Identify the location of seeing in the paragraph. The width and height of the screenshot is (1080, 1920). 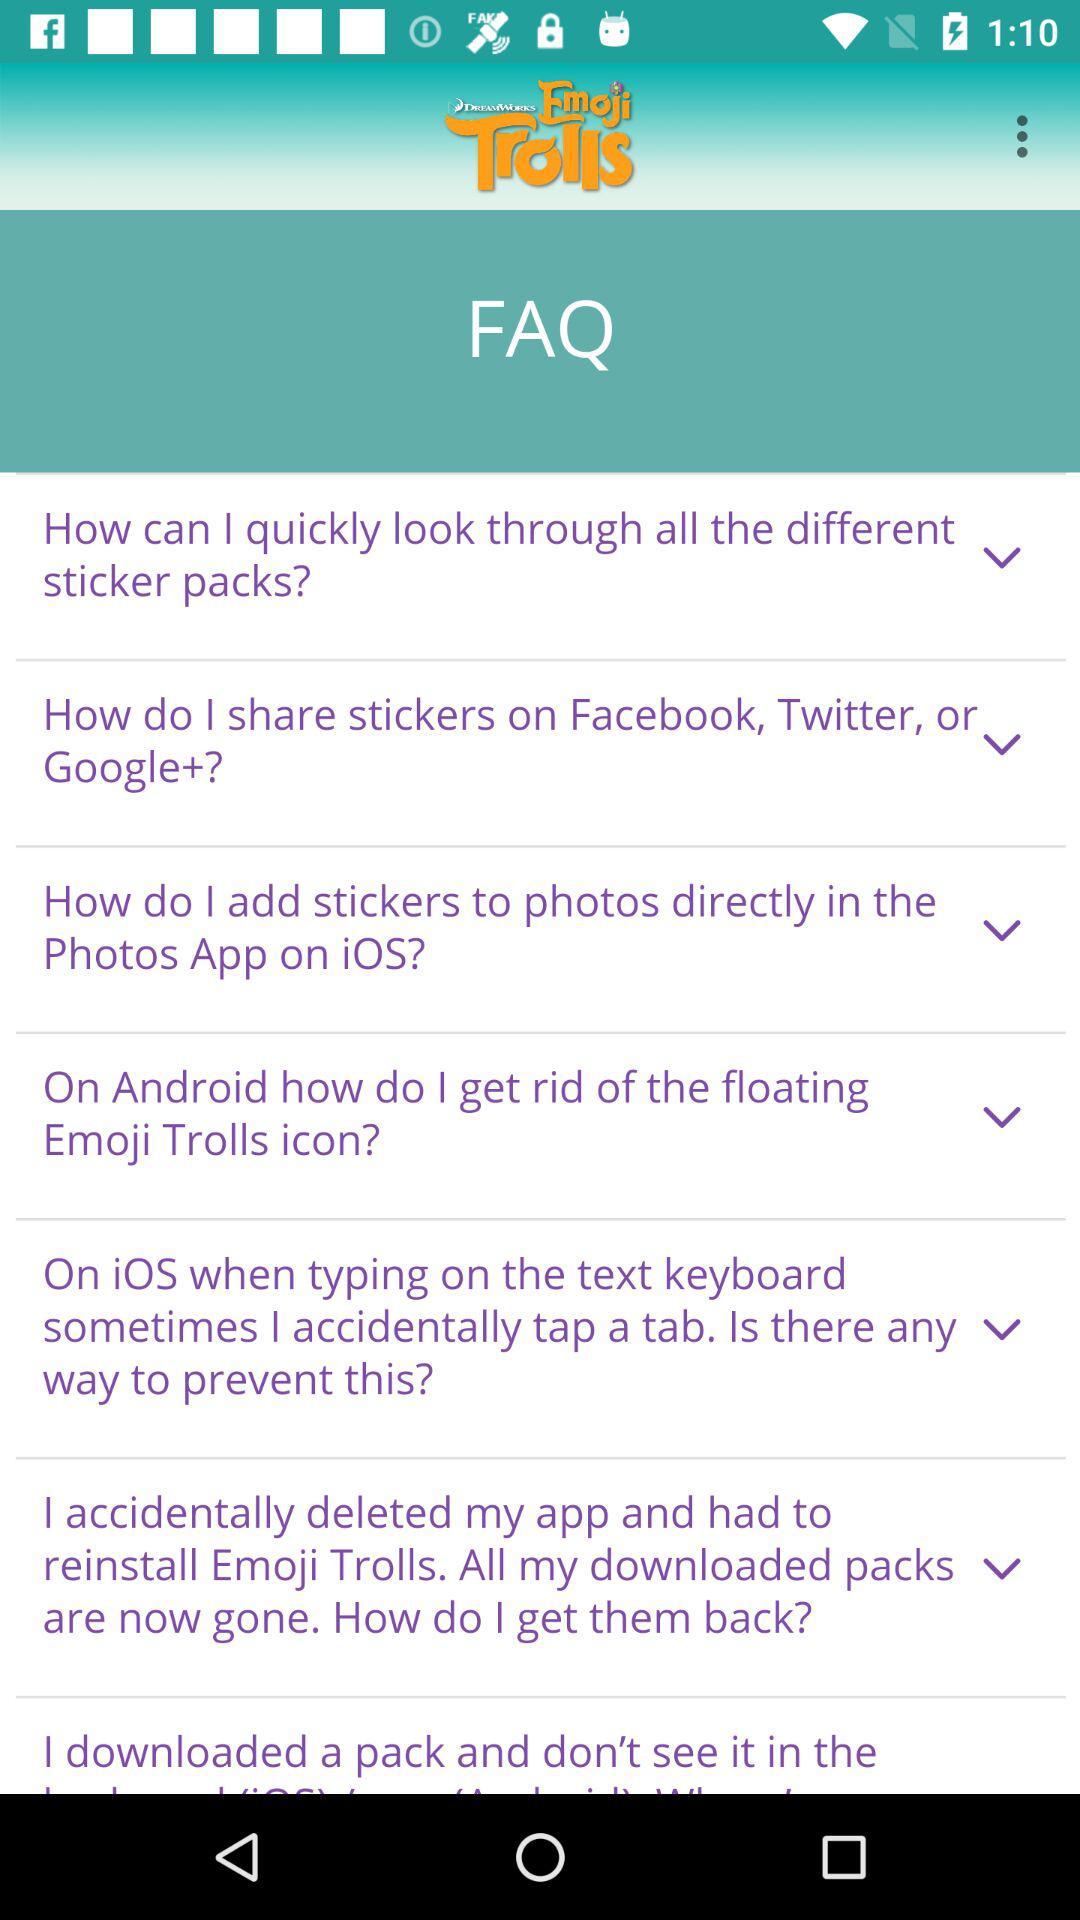
(540, 1002).